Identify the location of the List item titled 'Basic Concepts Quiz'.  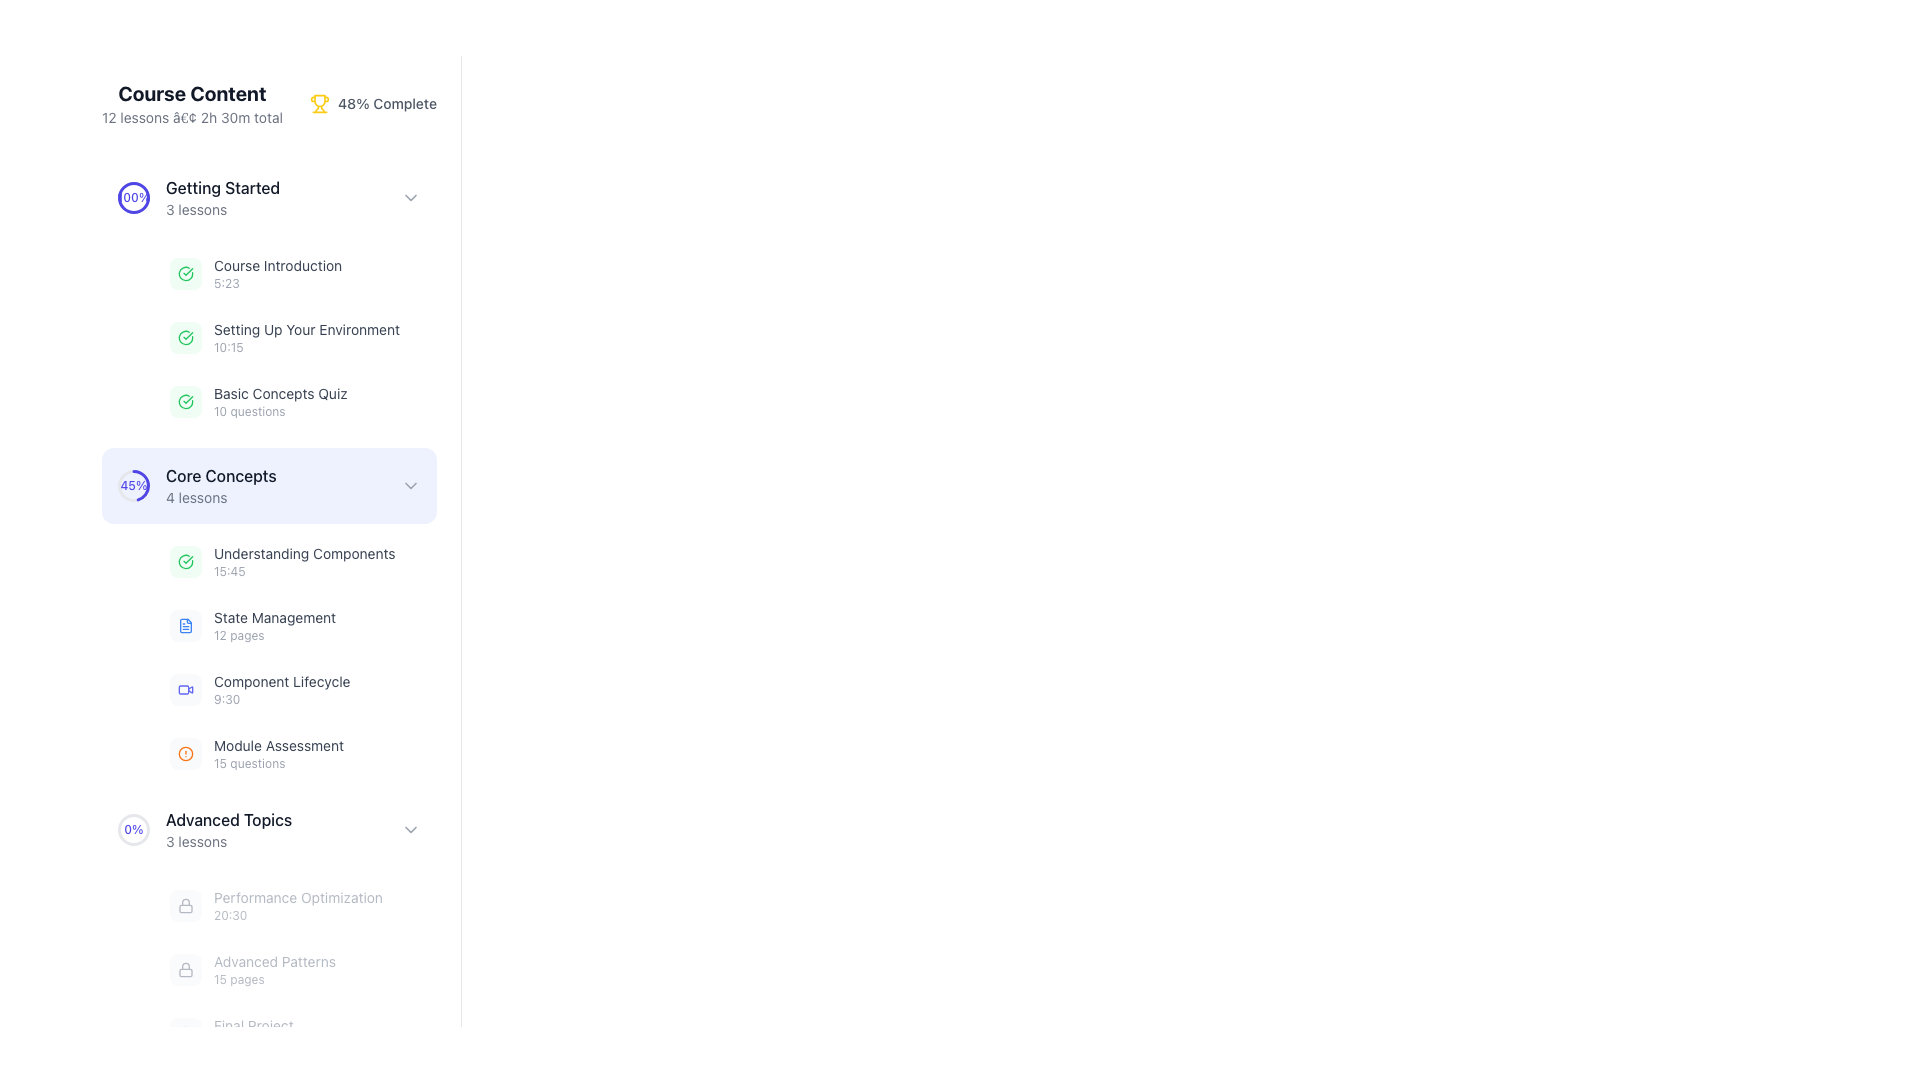
(257, 401).